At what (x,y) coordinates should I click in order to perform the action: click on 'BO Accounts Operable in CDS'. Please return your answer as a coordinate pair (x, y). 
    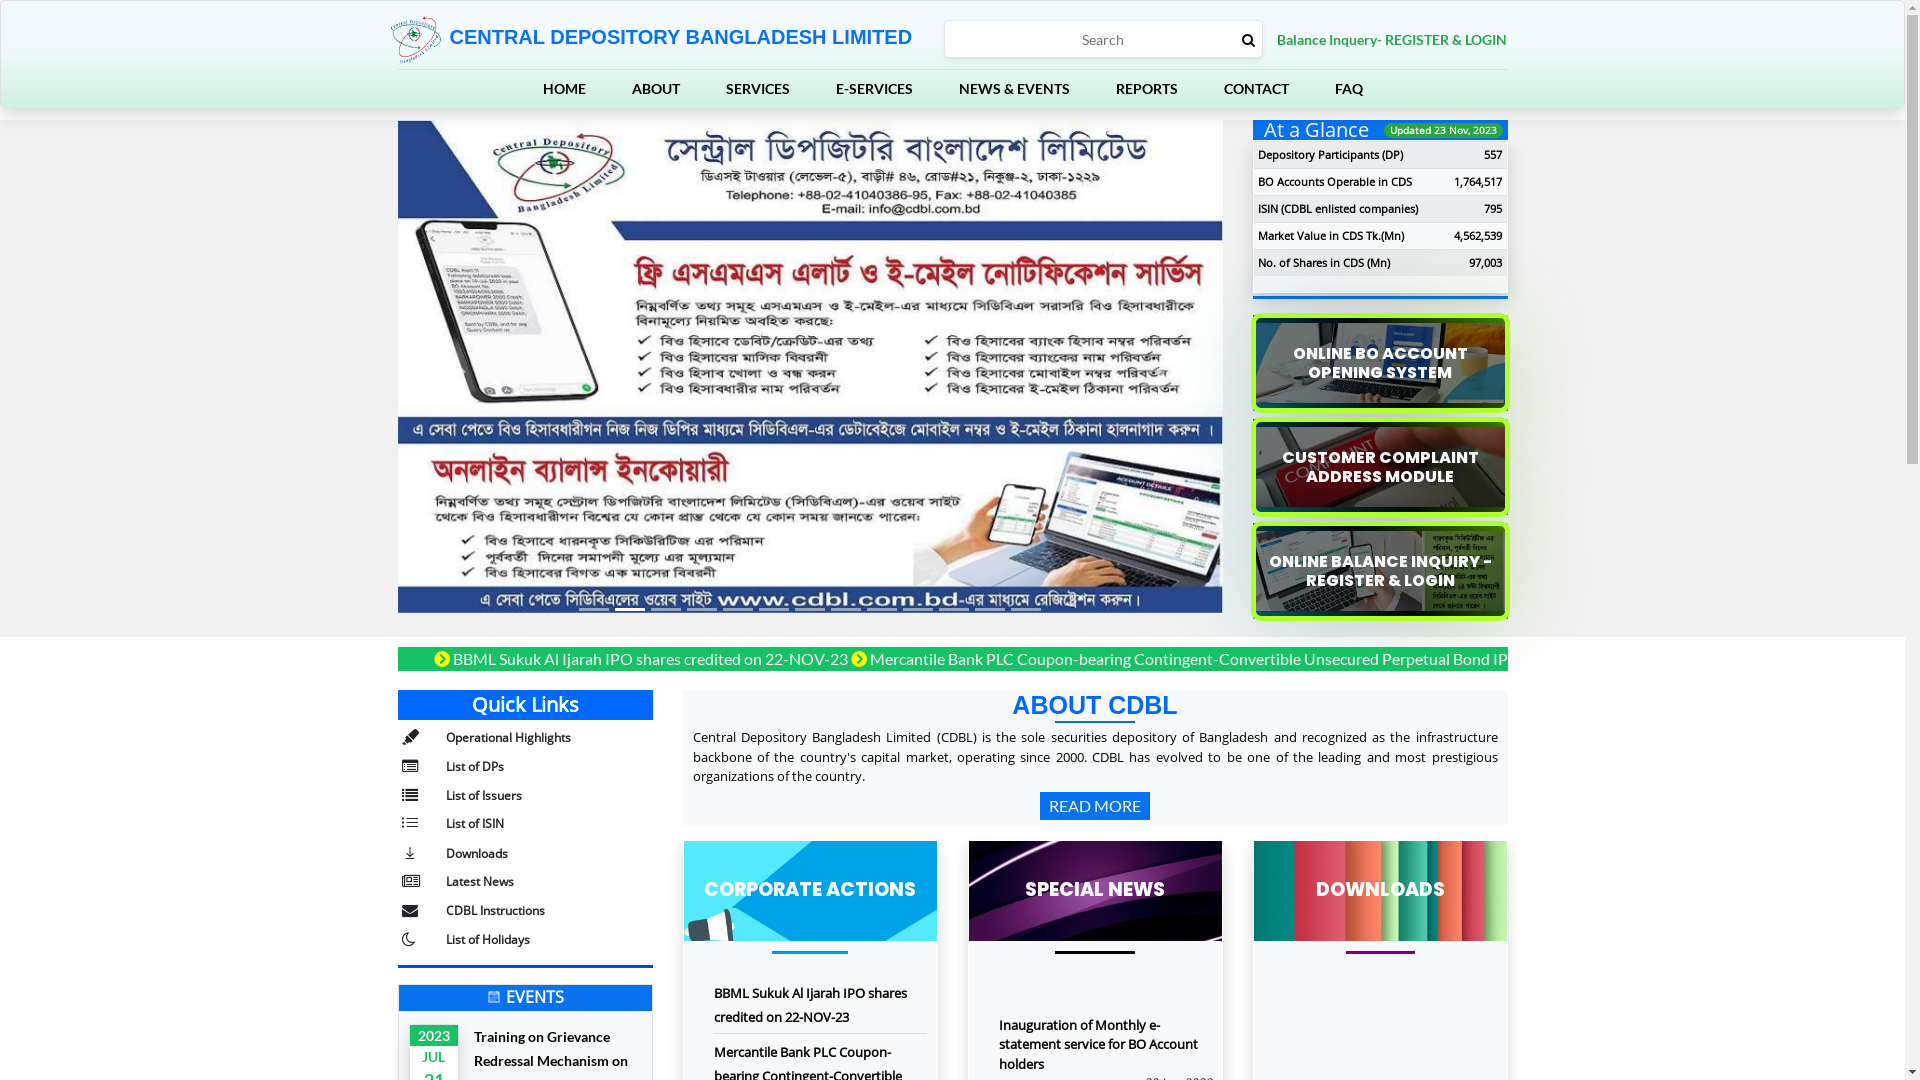
    Looking at the image, I should click on (1334, 181).